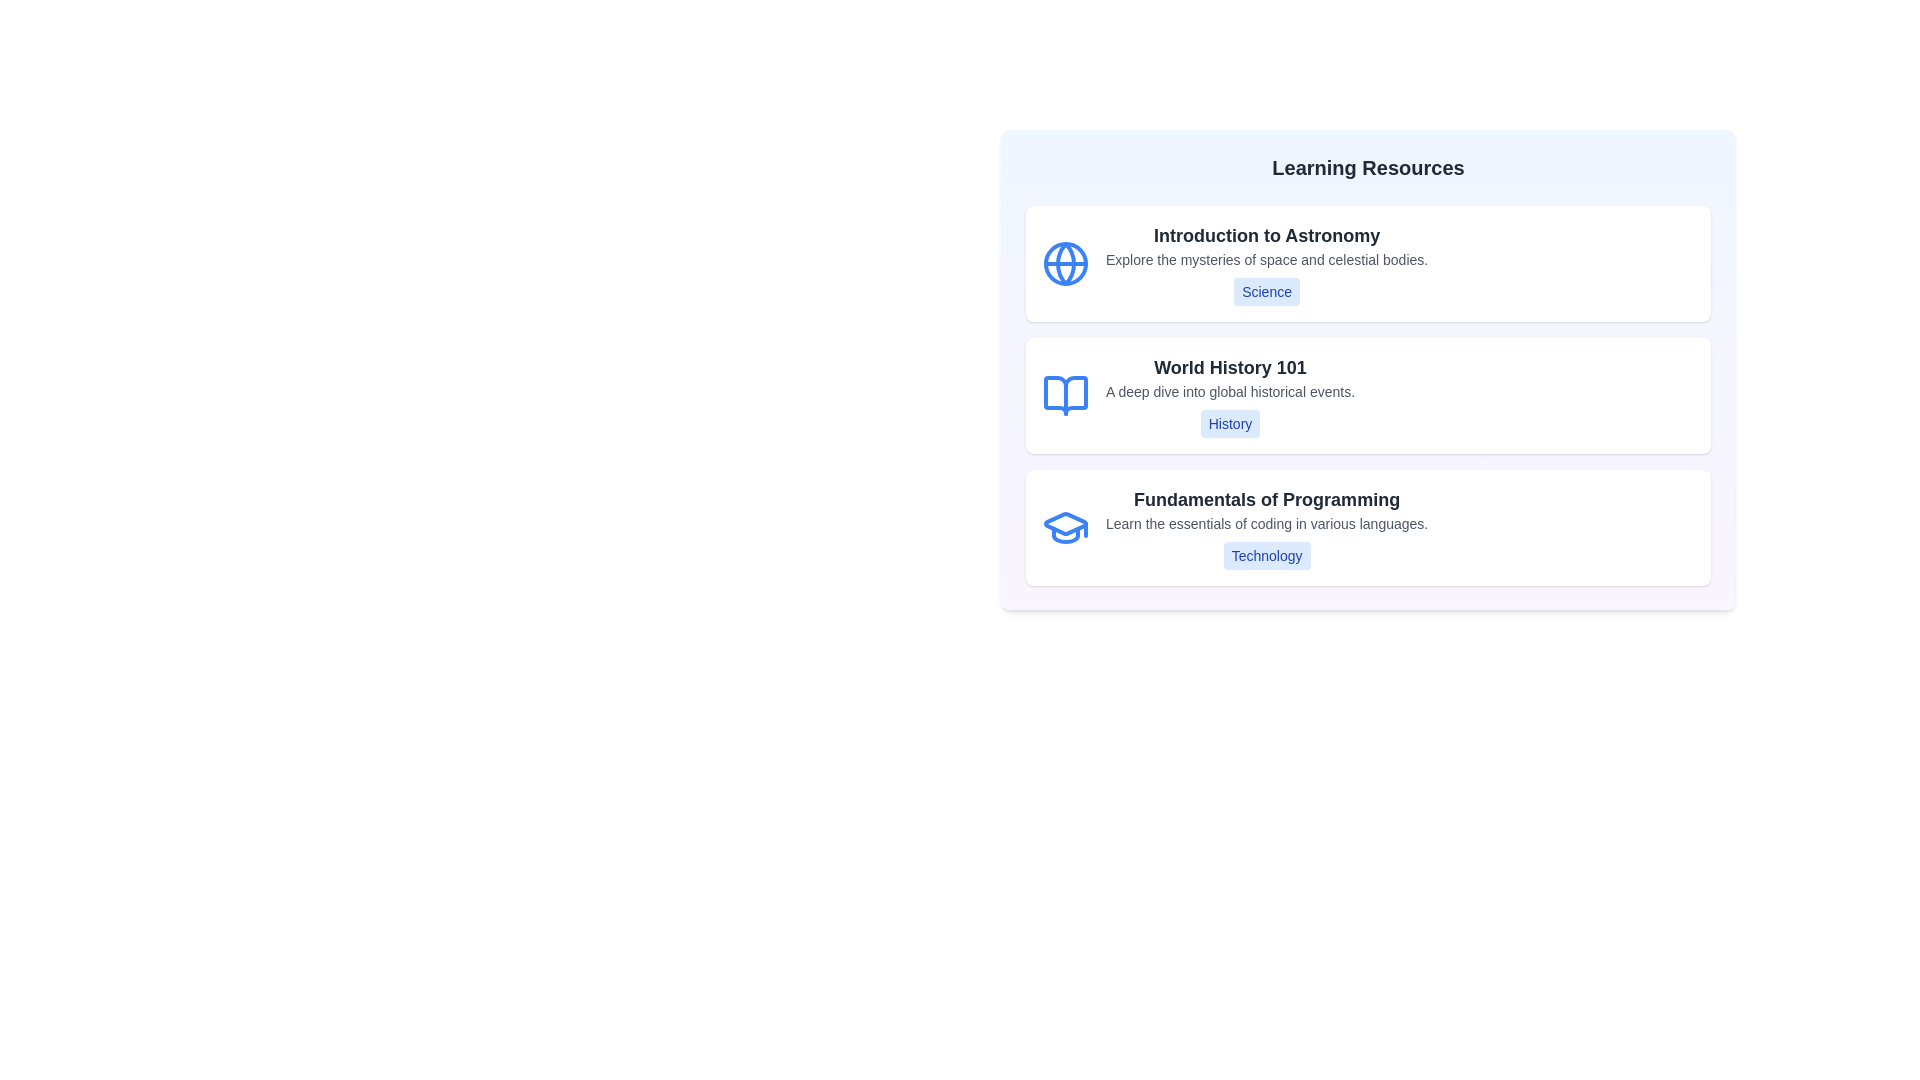 This screenshot has width=1920, height=1080. What do you see at coordinates (1367, 262) in the screenshot?
I see `the resource item labeled 'Introduction to Astronomy' to observe the hover effect` at bounding box center [1367, 262].